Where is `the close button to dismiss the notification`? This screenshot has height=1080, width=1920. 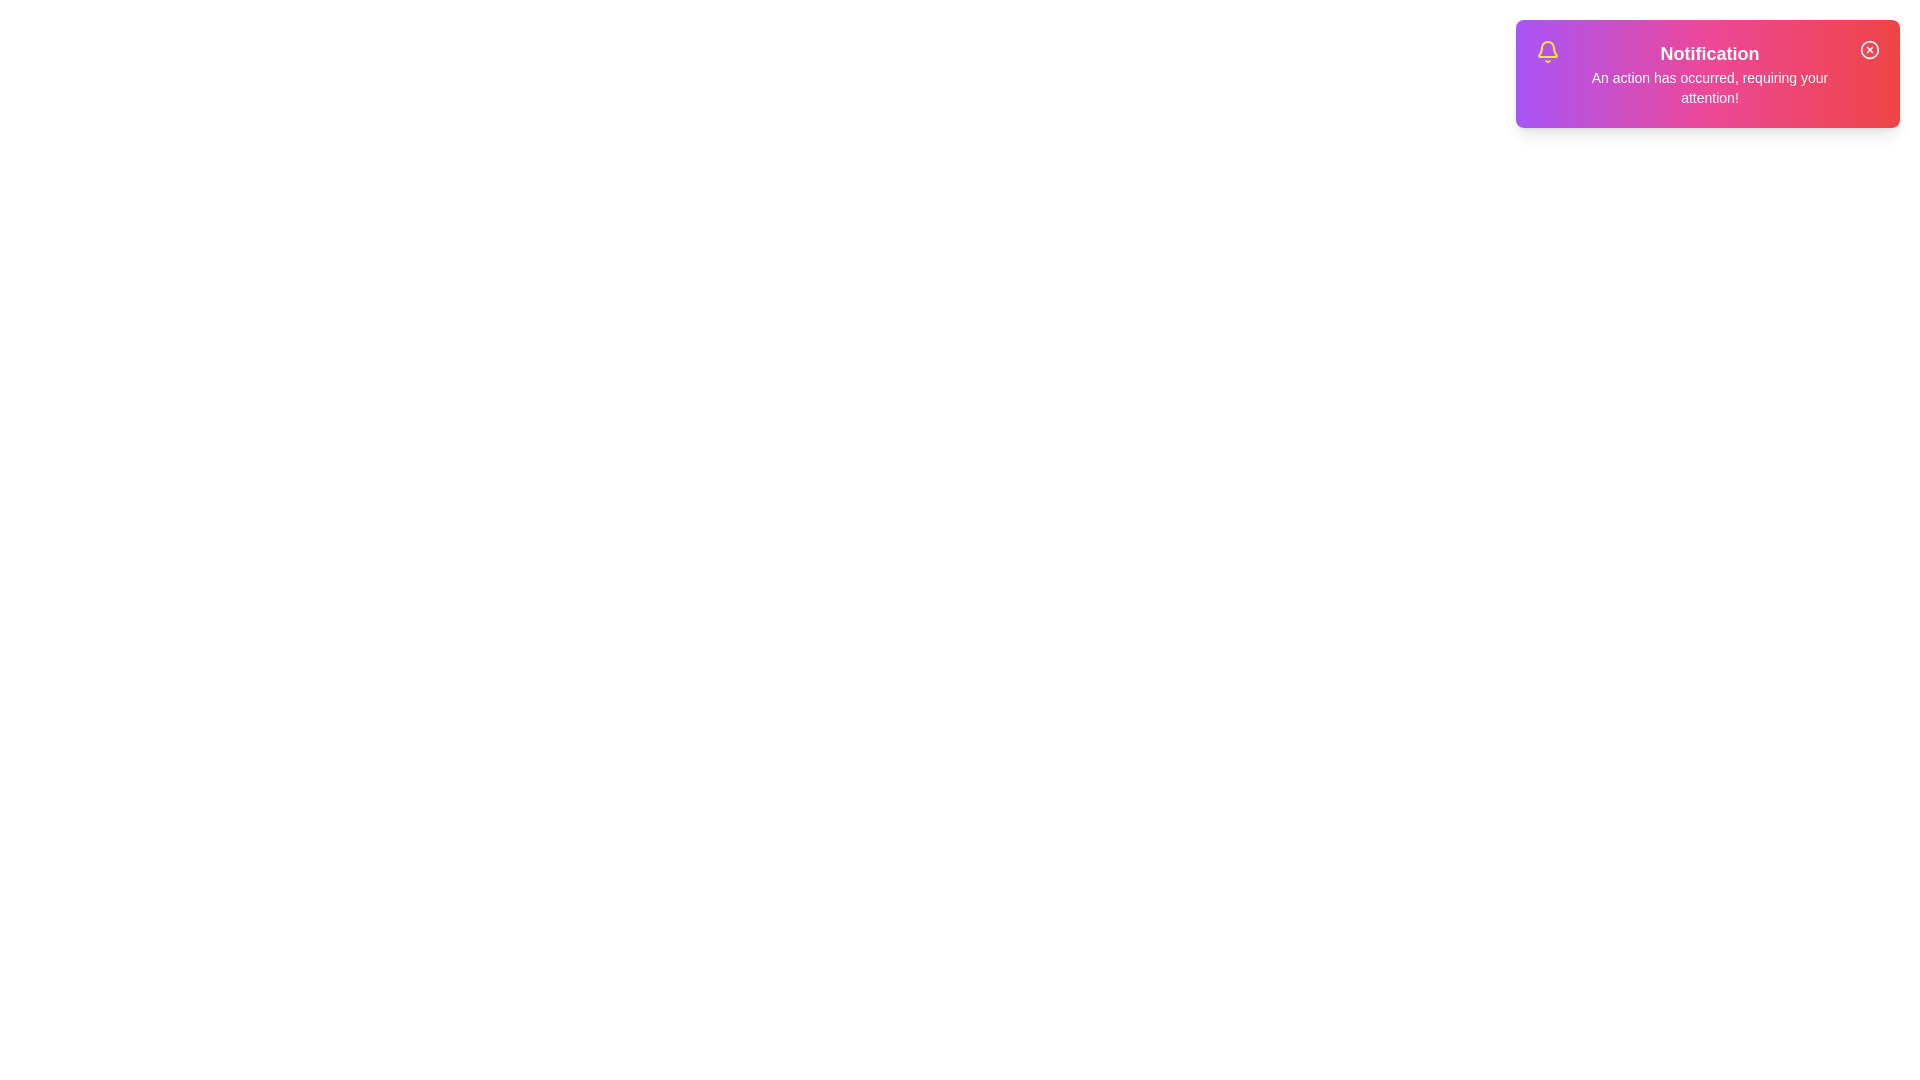 the close button to dismiss the notification is located at coordinates (1869, 49).